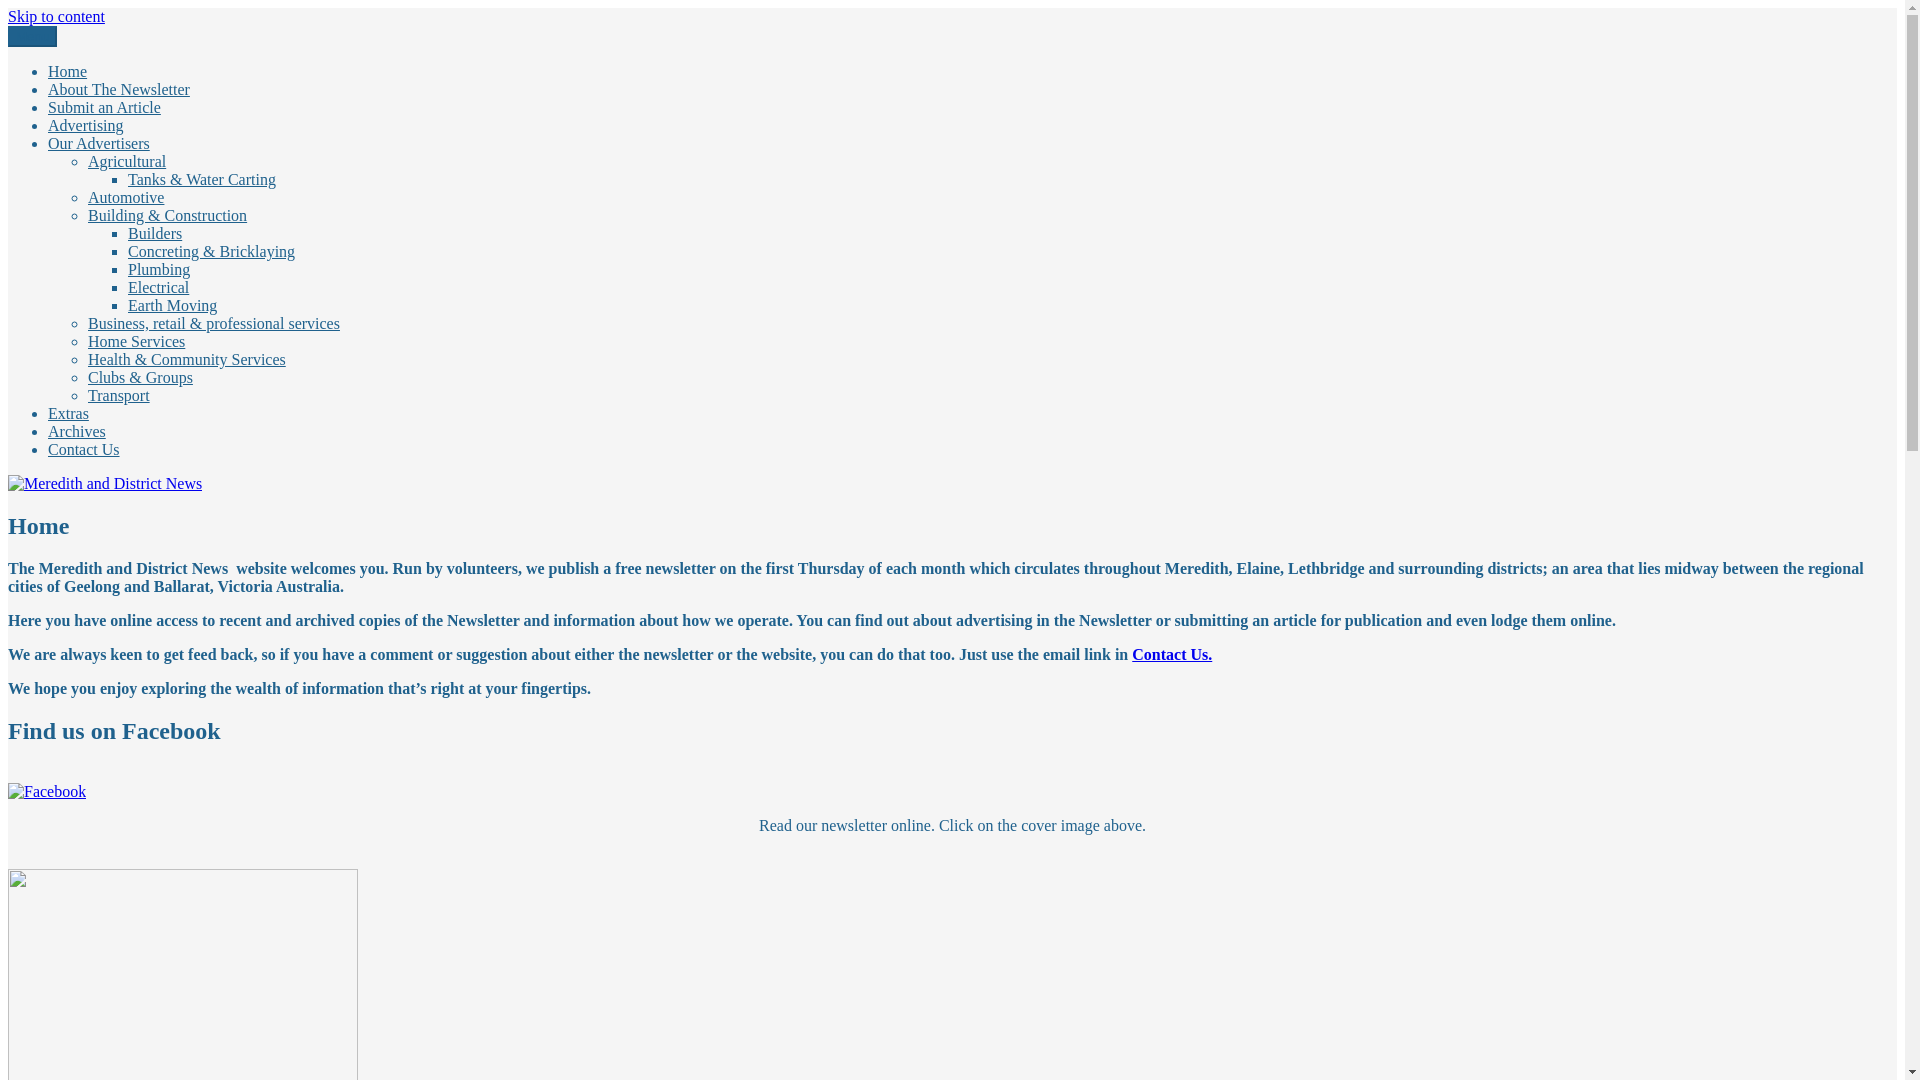  I want to click on 'Business, retail & professional services', so click(214, 322).